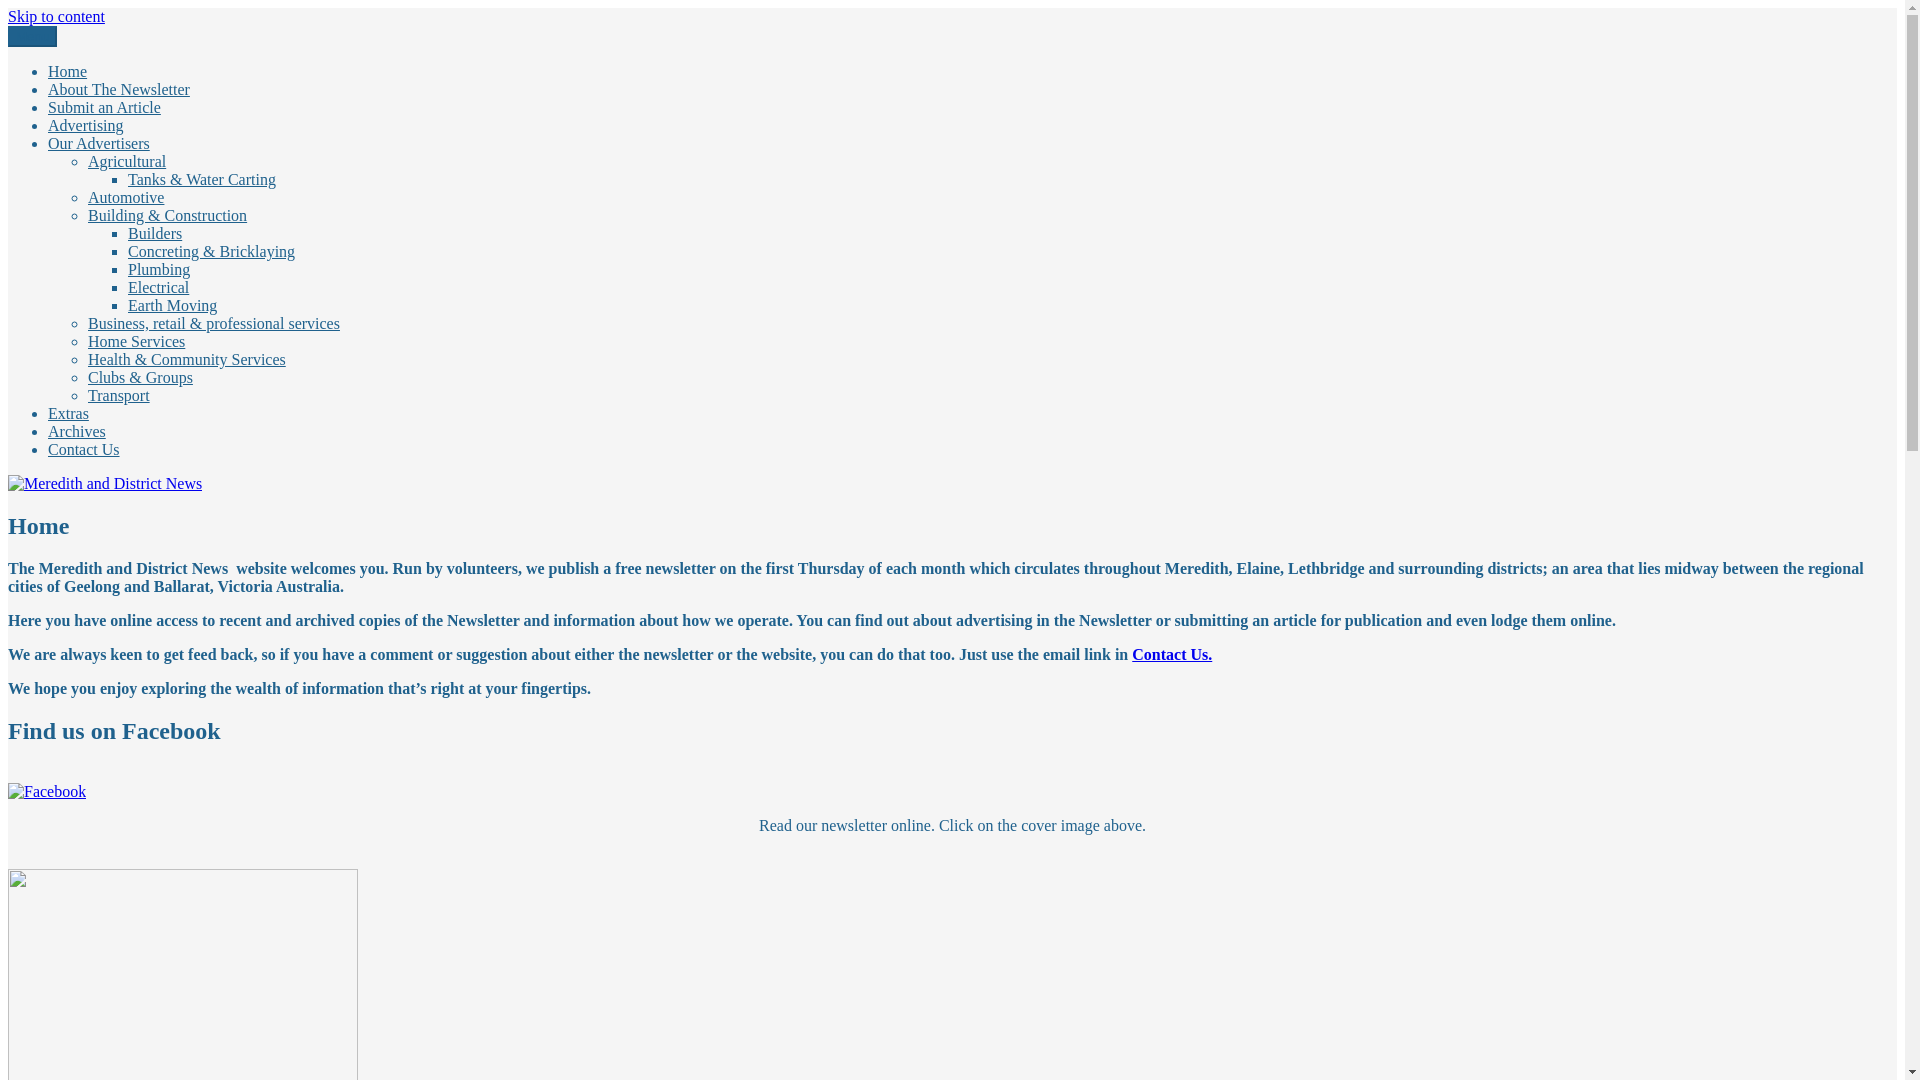  I want to click on 'Business, retail & professional services', so click(214, 322).